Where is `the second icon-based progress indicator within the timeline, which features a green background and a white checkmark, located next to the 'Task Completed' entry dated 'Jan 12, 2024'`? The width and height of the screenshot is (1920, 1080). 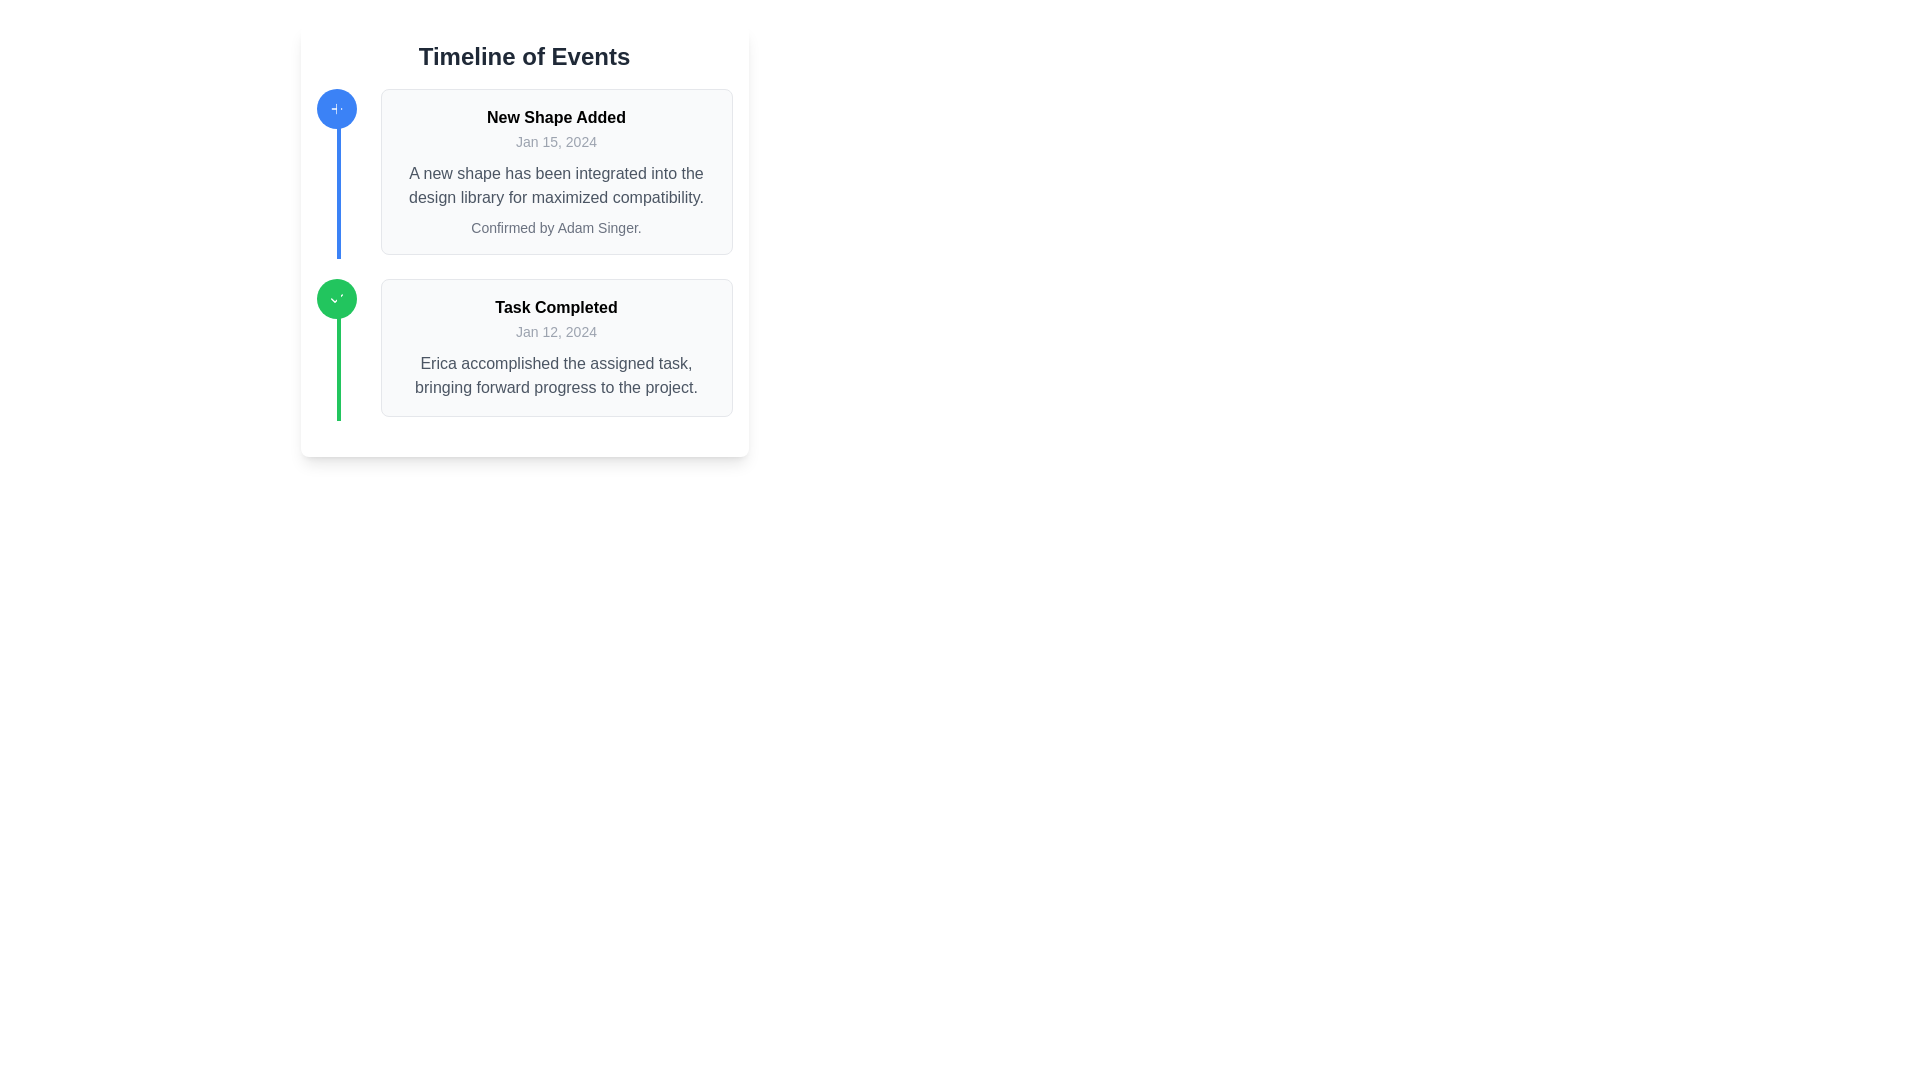 the second icon-based progress indicator within the timeline, which features a green background and a white checkmark, located next to the 'Task Completed' entry dated 'Jan 12, 2024' is located at coordinates (336, 299).